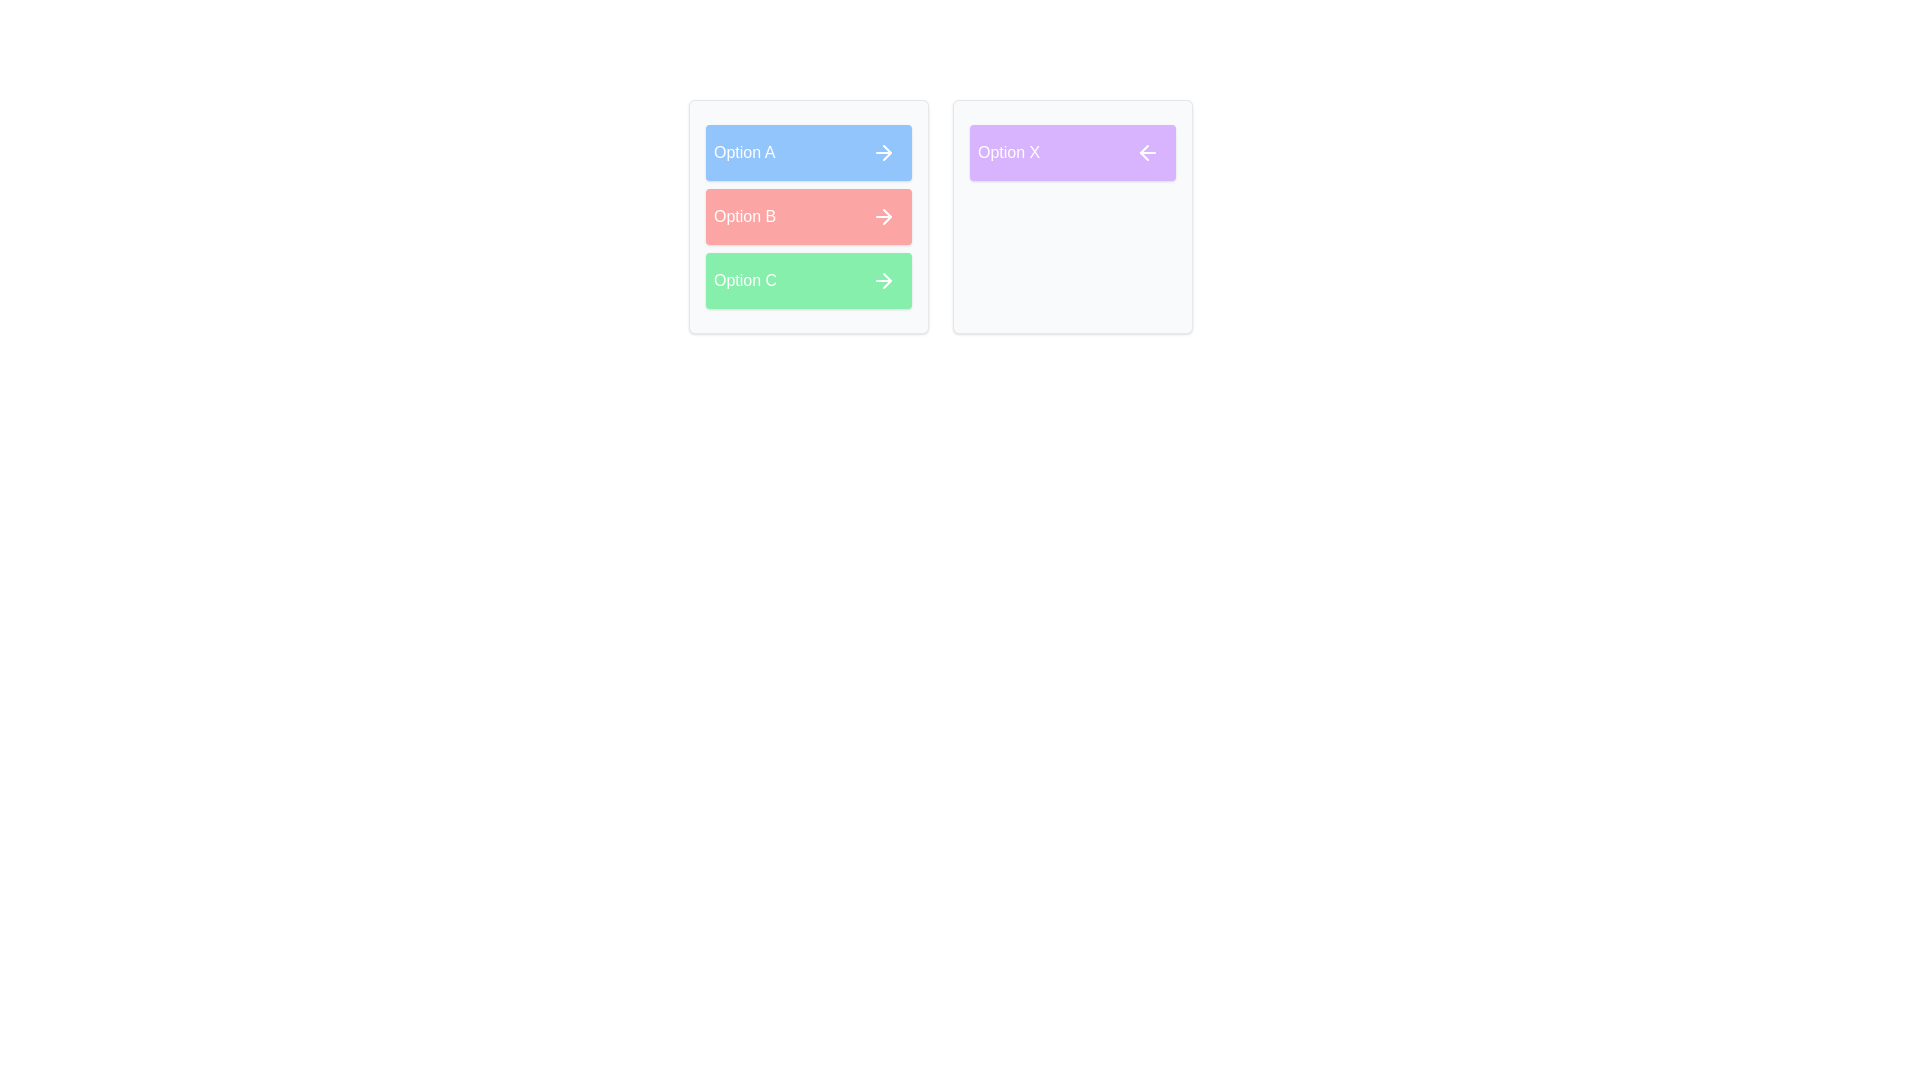  I want to click on 'Move to Right' button for the item Option C in the source list, so click(882, 281).